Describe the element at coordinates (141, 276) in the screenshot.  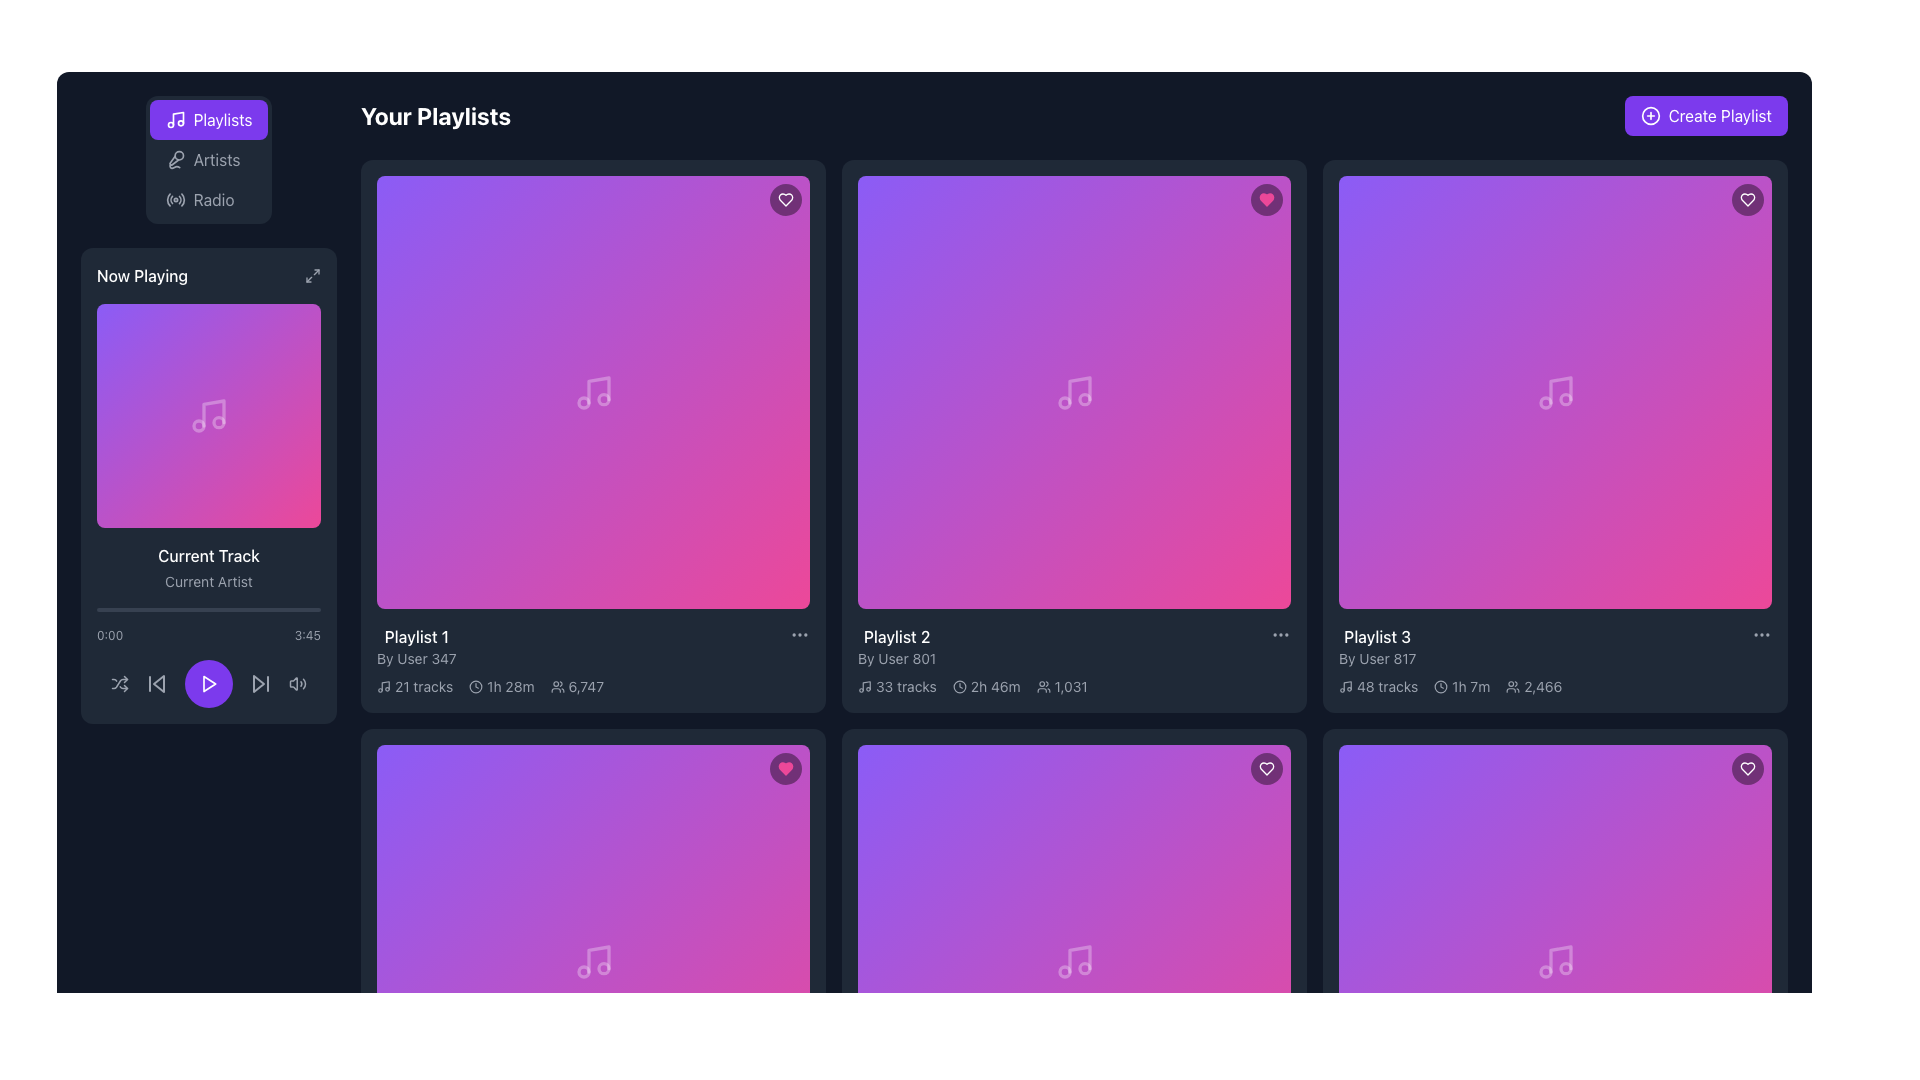
I see `the static text label indicating the current playback status in the 'Now Playing' section located at the top of the left sidebar` at that location.